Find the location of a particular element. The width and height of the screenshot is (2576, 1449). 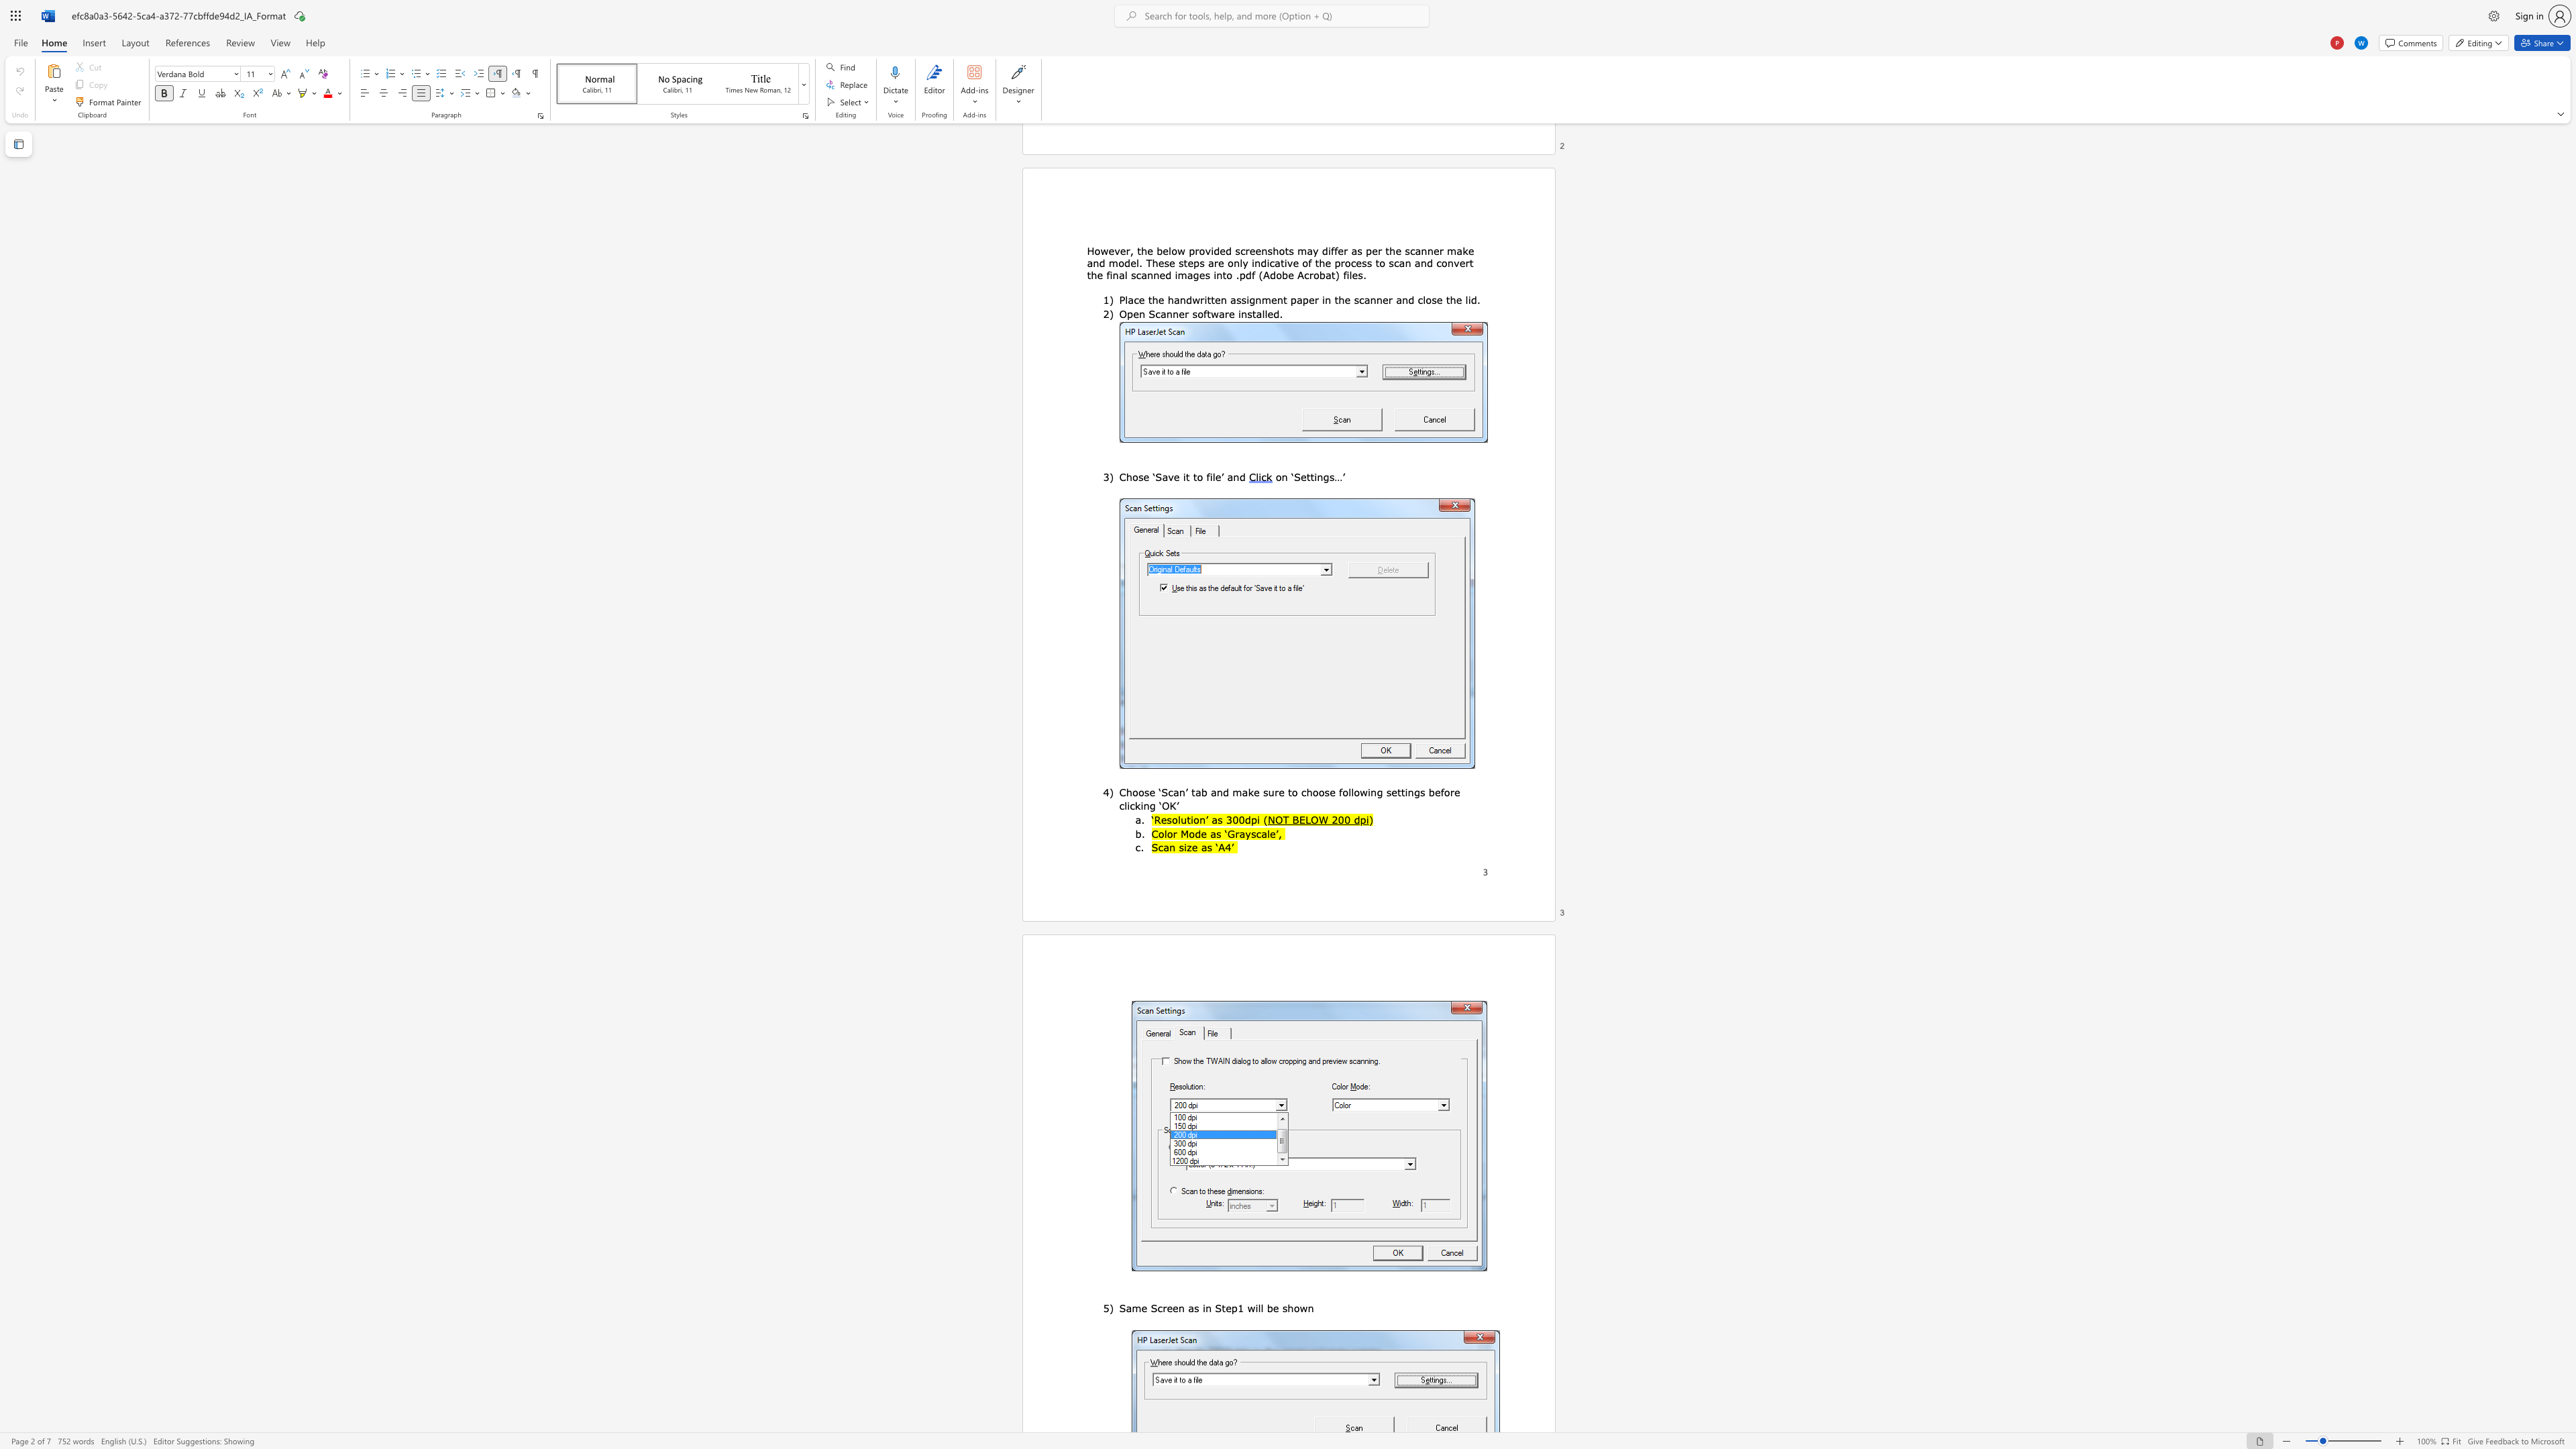

the subset text "dp" within the text "NOT BELOW 200 dpi" is located at coordinates (1353, 818).